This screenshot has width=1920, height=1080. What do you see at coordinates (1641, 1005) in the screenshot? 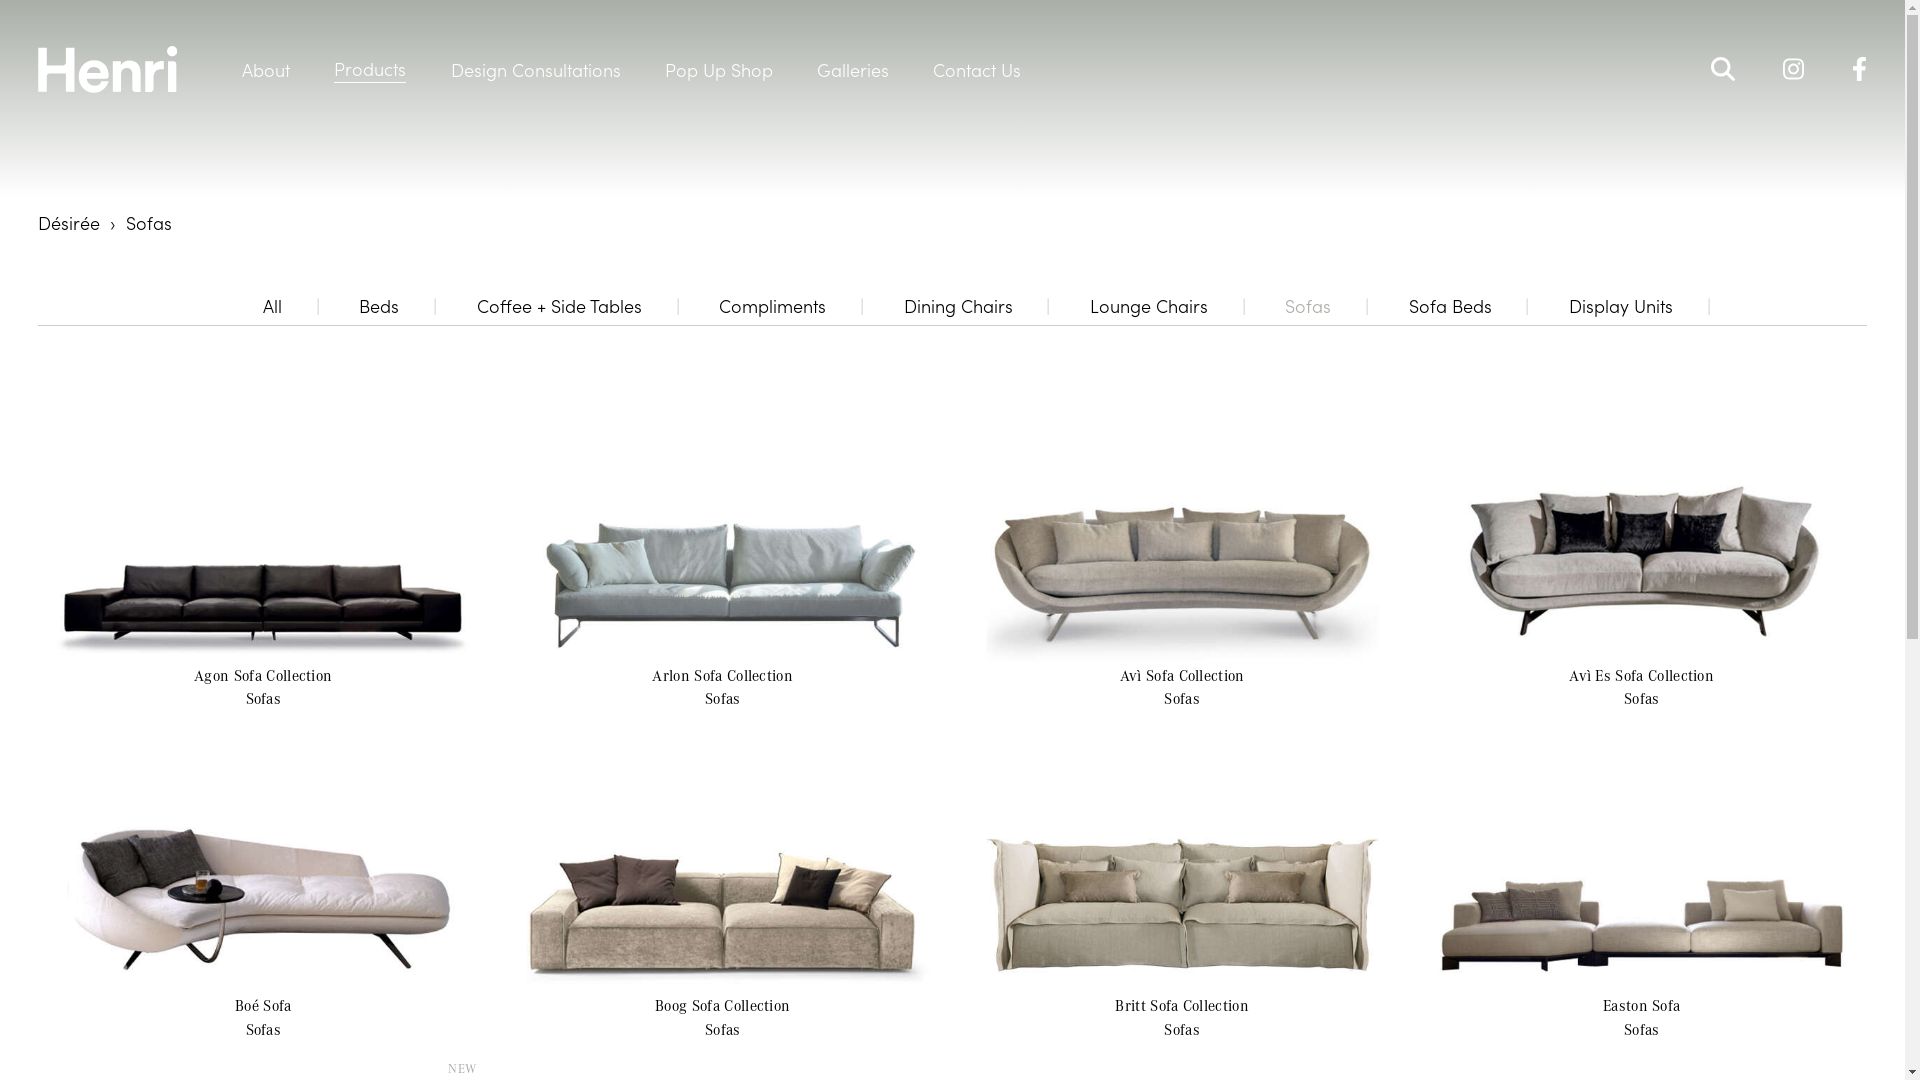
I see `'Easton Sofa'` at bounding box center [1641, 1005].